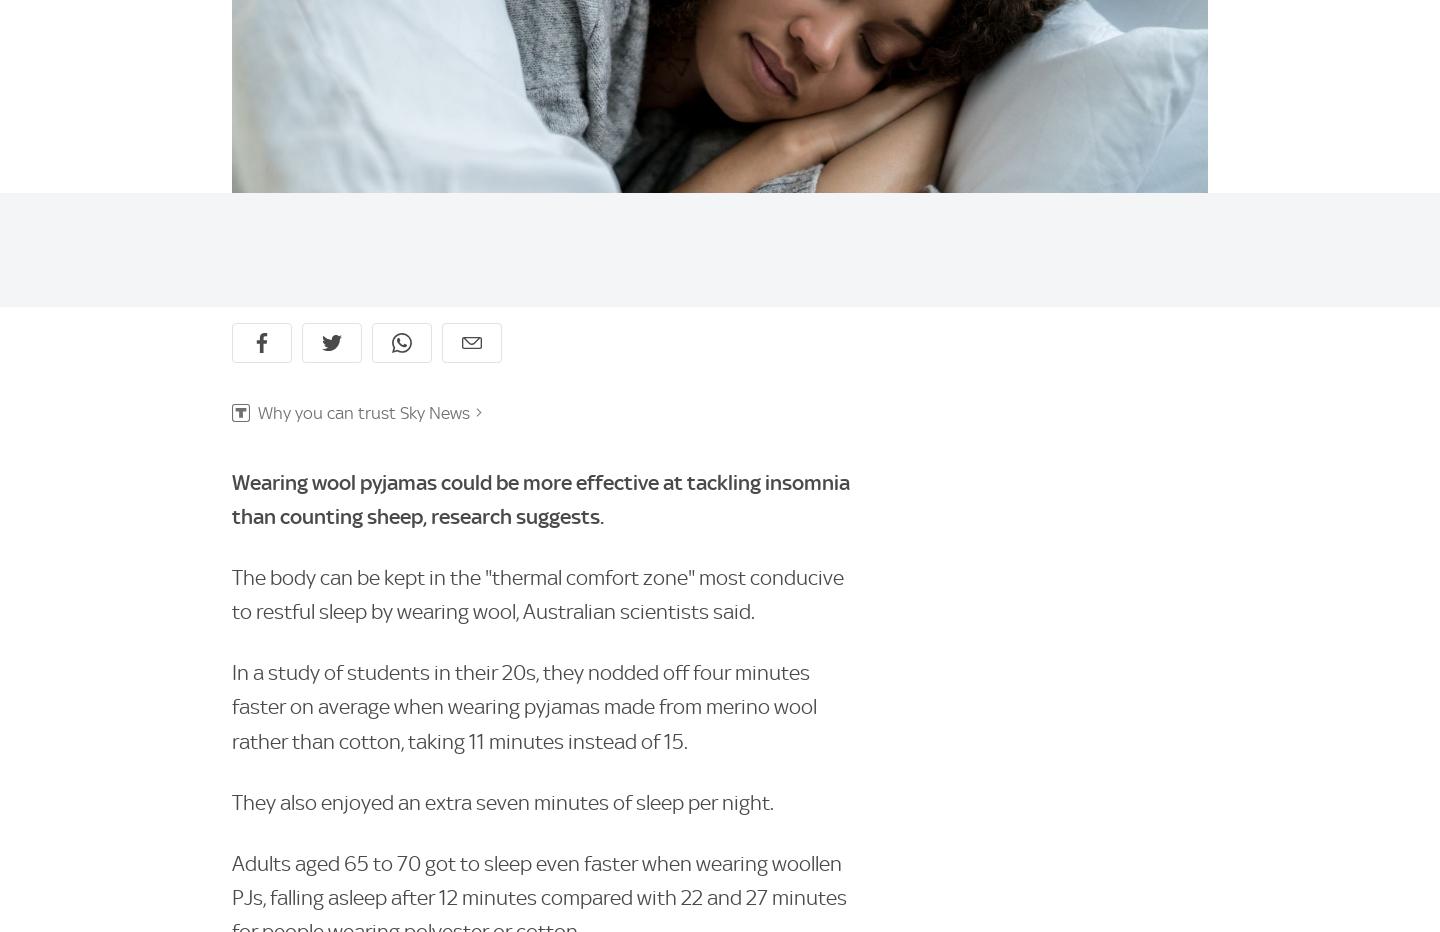 This screenshot has height=932, width=1440. I want to click on 'Sky Bet', so click(1022, 704).